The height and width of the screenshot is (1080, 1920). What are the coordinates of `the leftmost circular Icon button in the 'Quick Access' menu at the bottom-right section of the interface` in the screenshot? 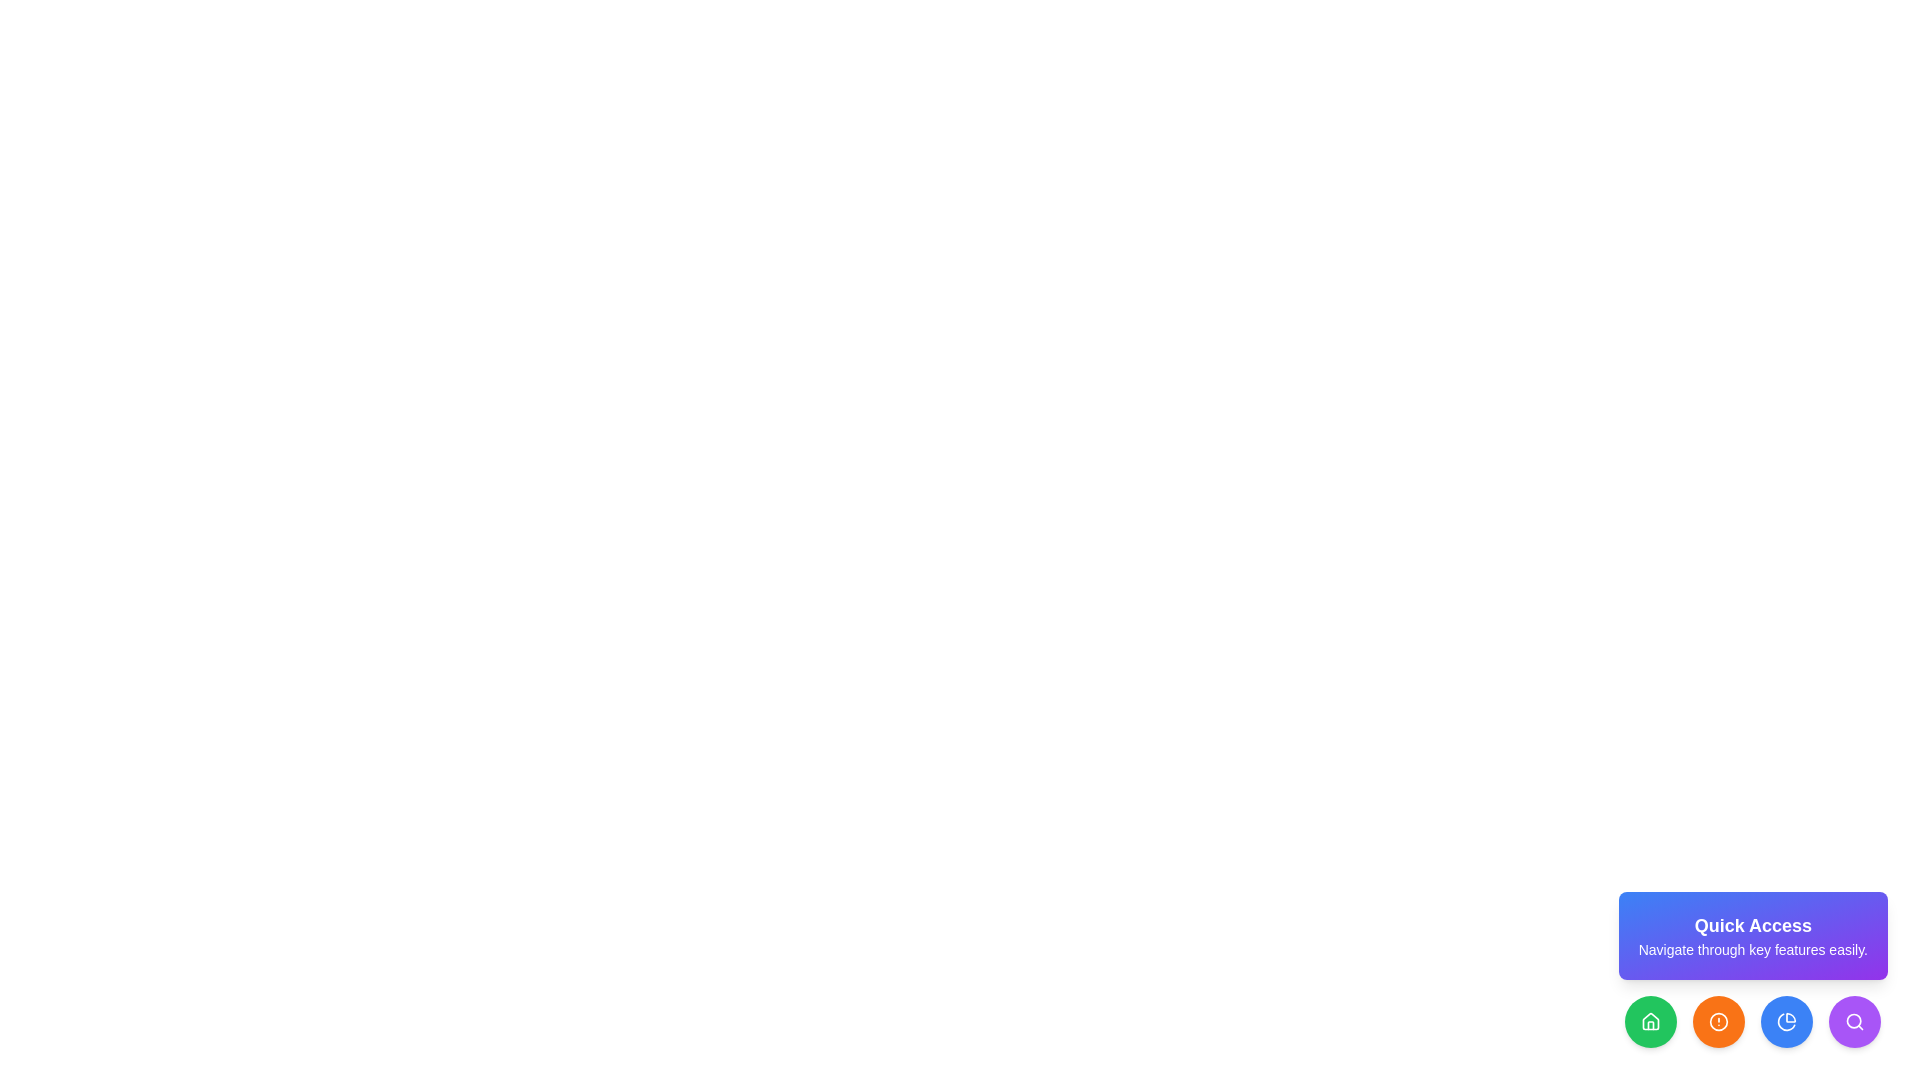 It's located at (1651, 1022).